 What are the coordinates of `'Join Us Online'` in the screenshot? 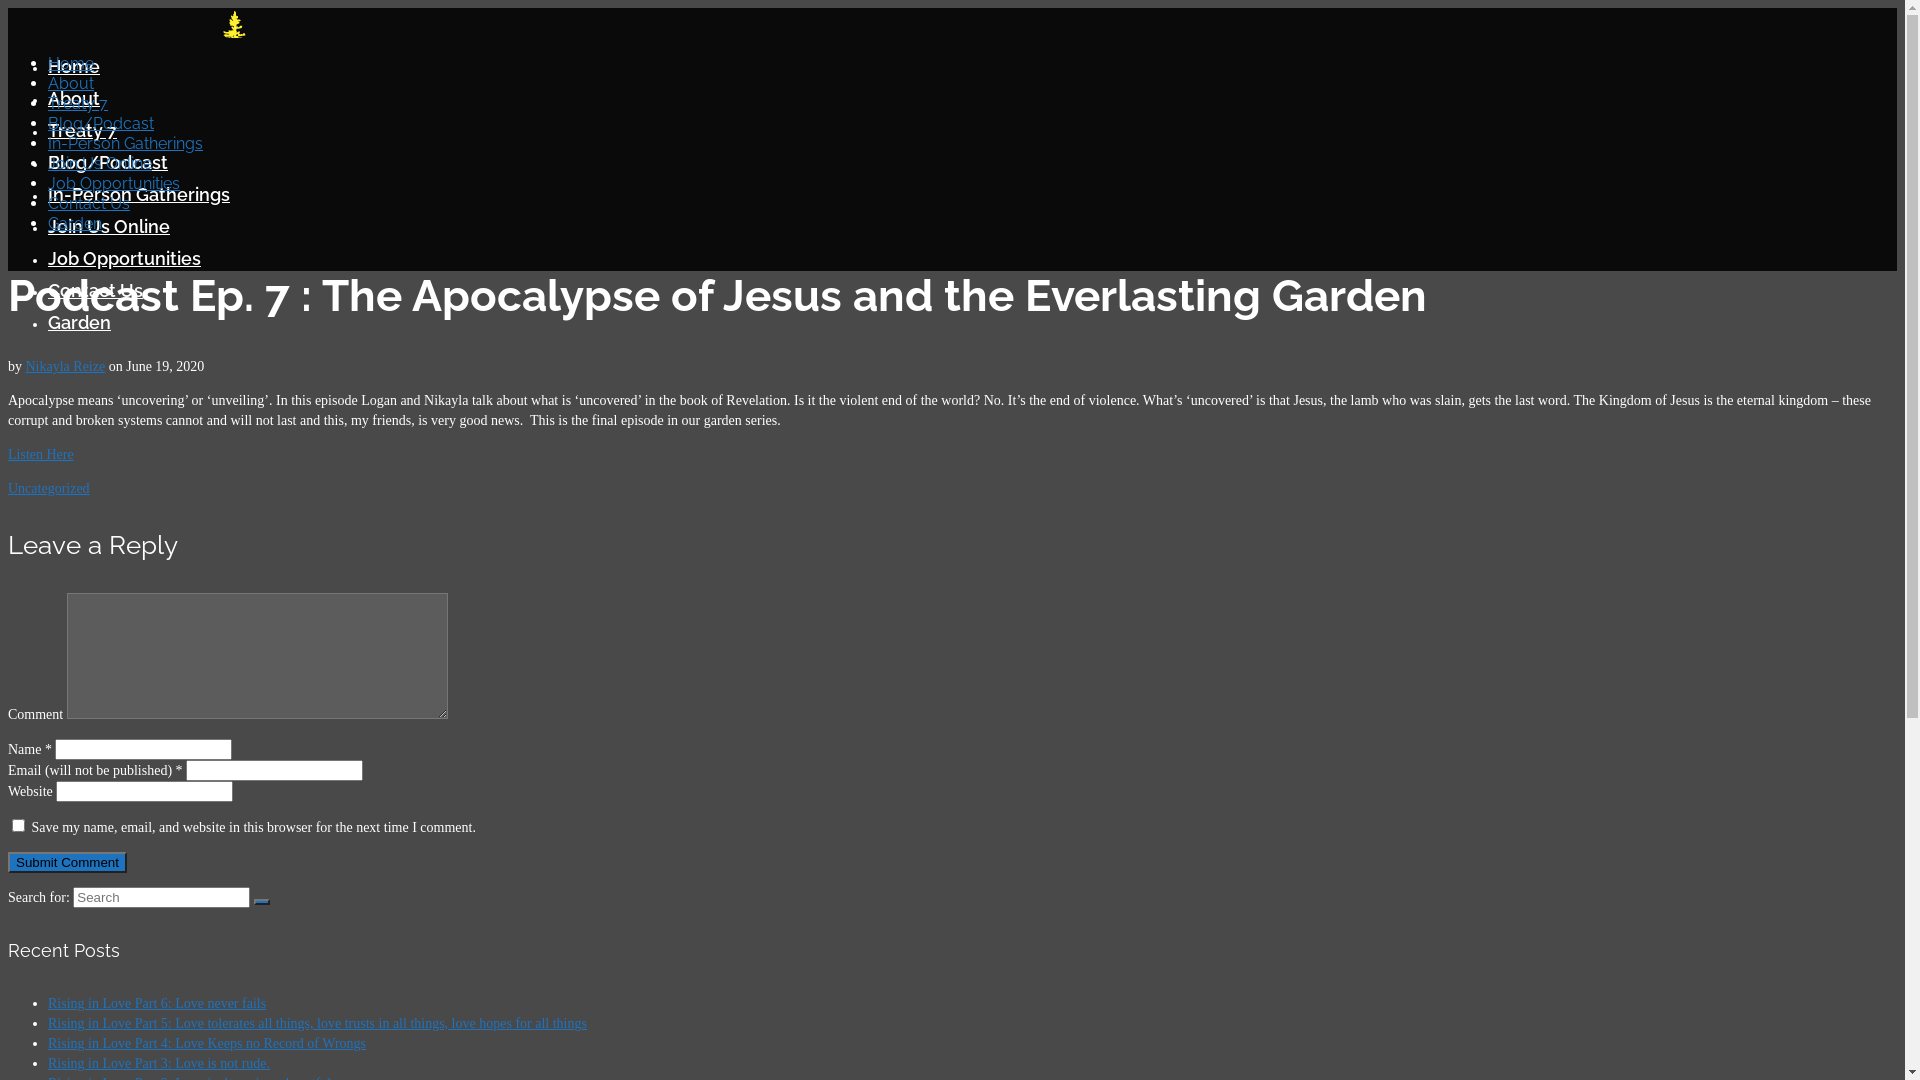 It's located at (99, 162).